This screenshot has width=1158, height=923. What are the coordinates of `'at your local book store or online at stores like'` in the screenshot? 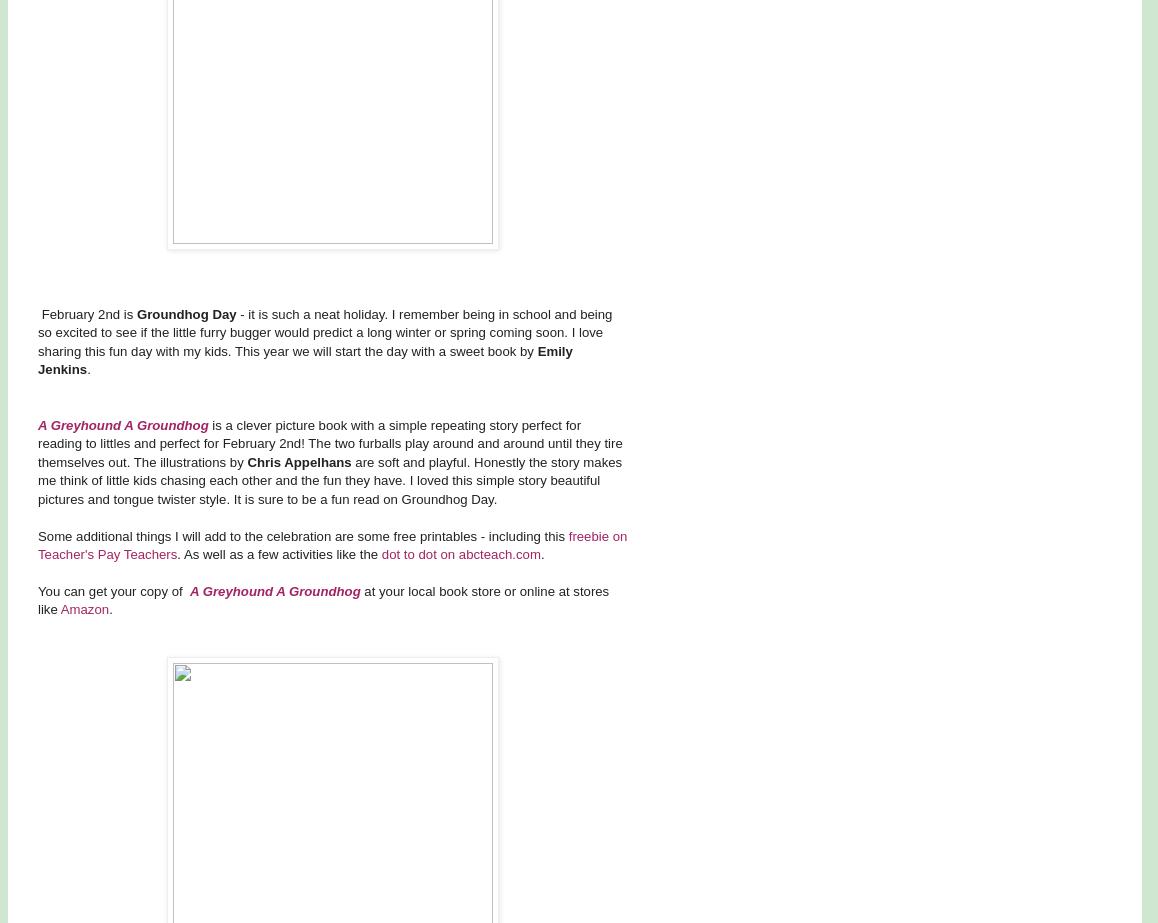 It's located at (36, 599).